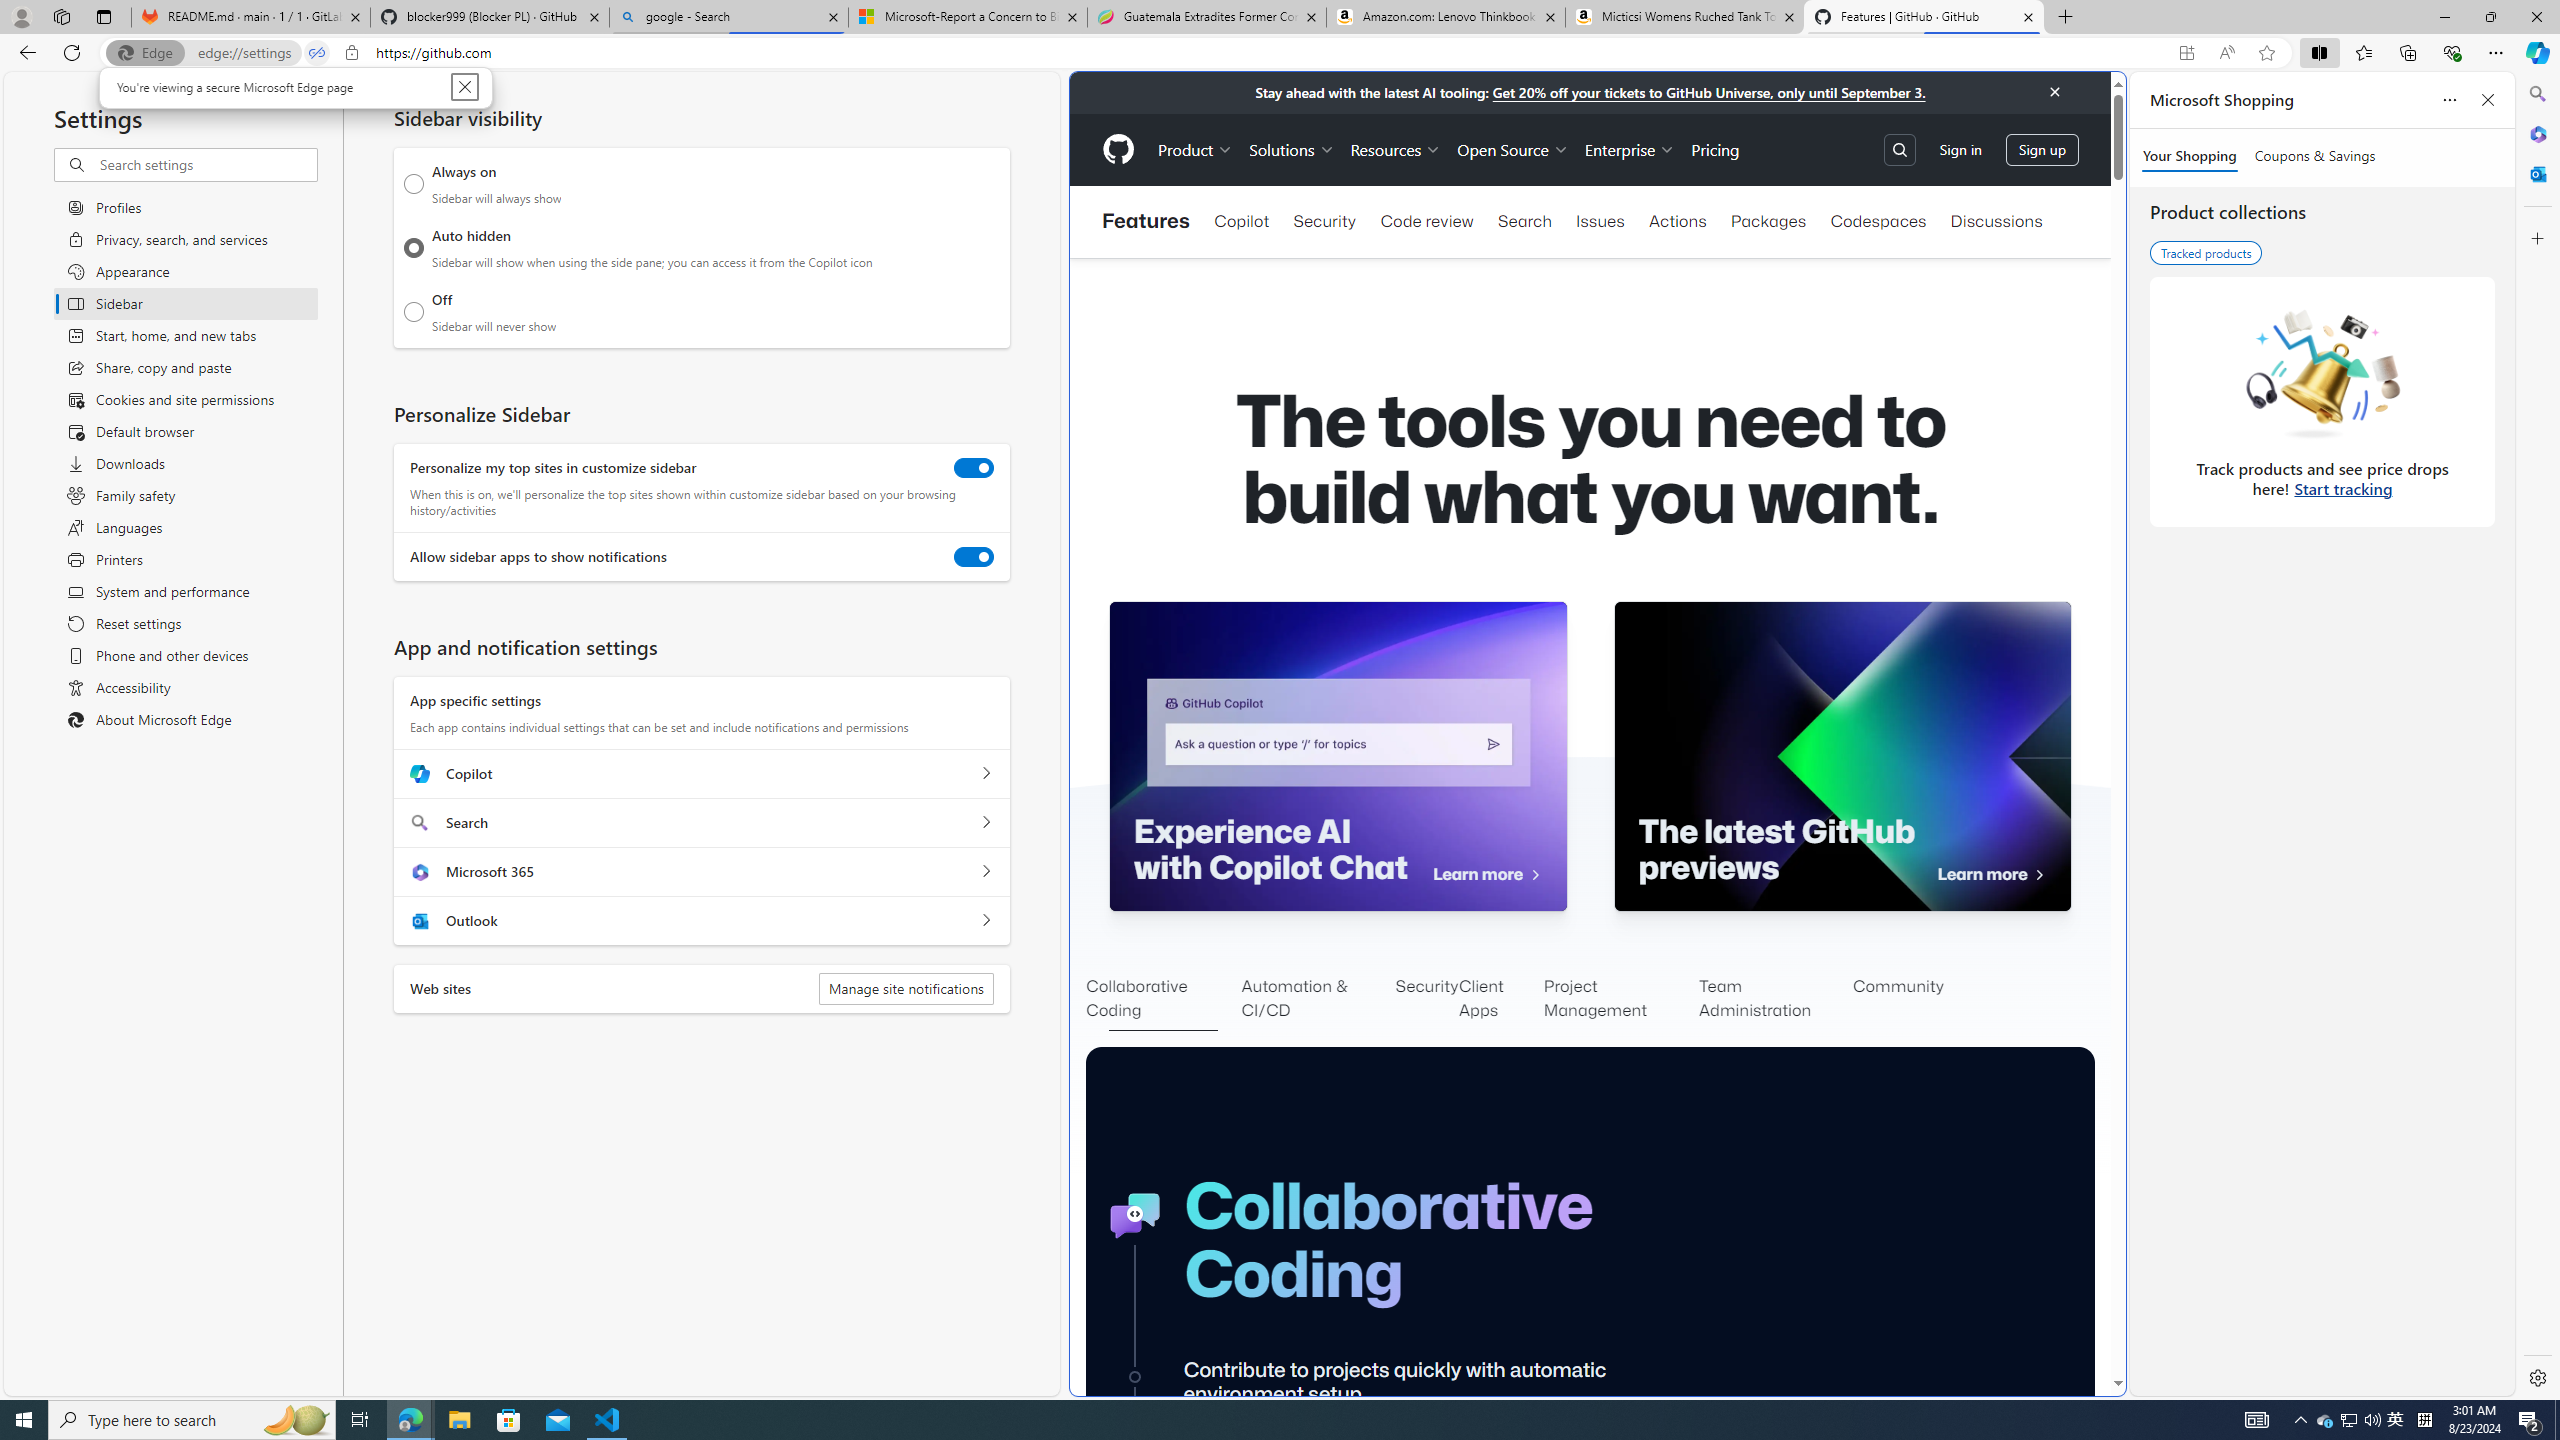 Image resolution: width=2560 pixels, height=1440 pixels. What do you see at coordinates (2556, 1418) in the screenshot?
I see `'Show desktop'` at bounding box center [2556, 1418].